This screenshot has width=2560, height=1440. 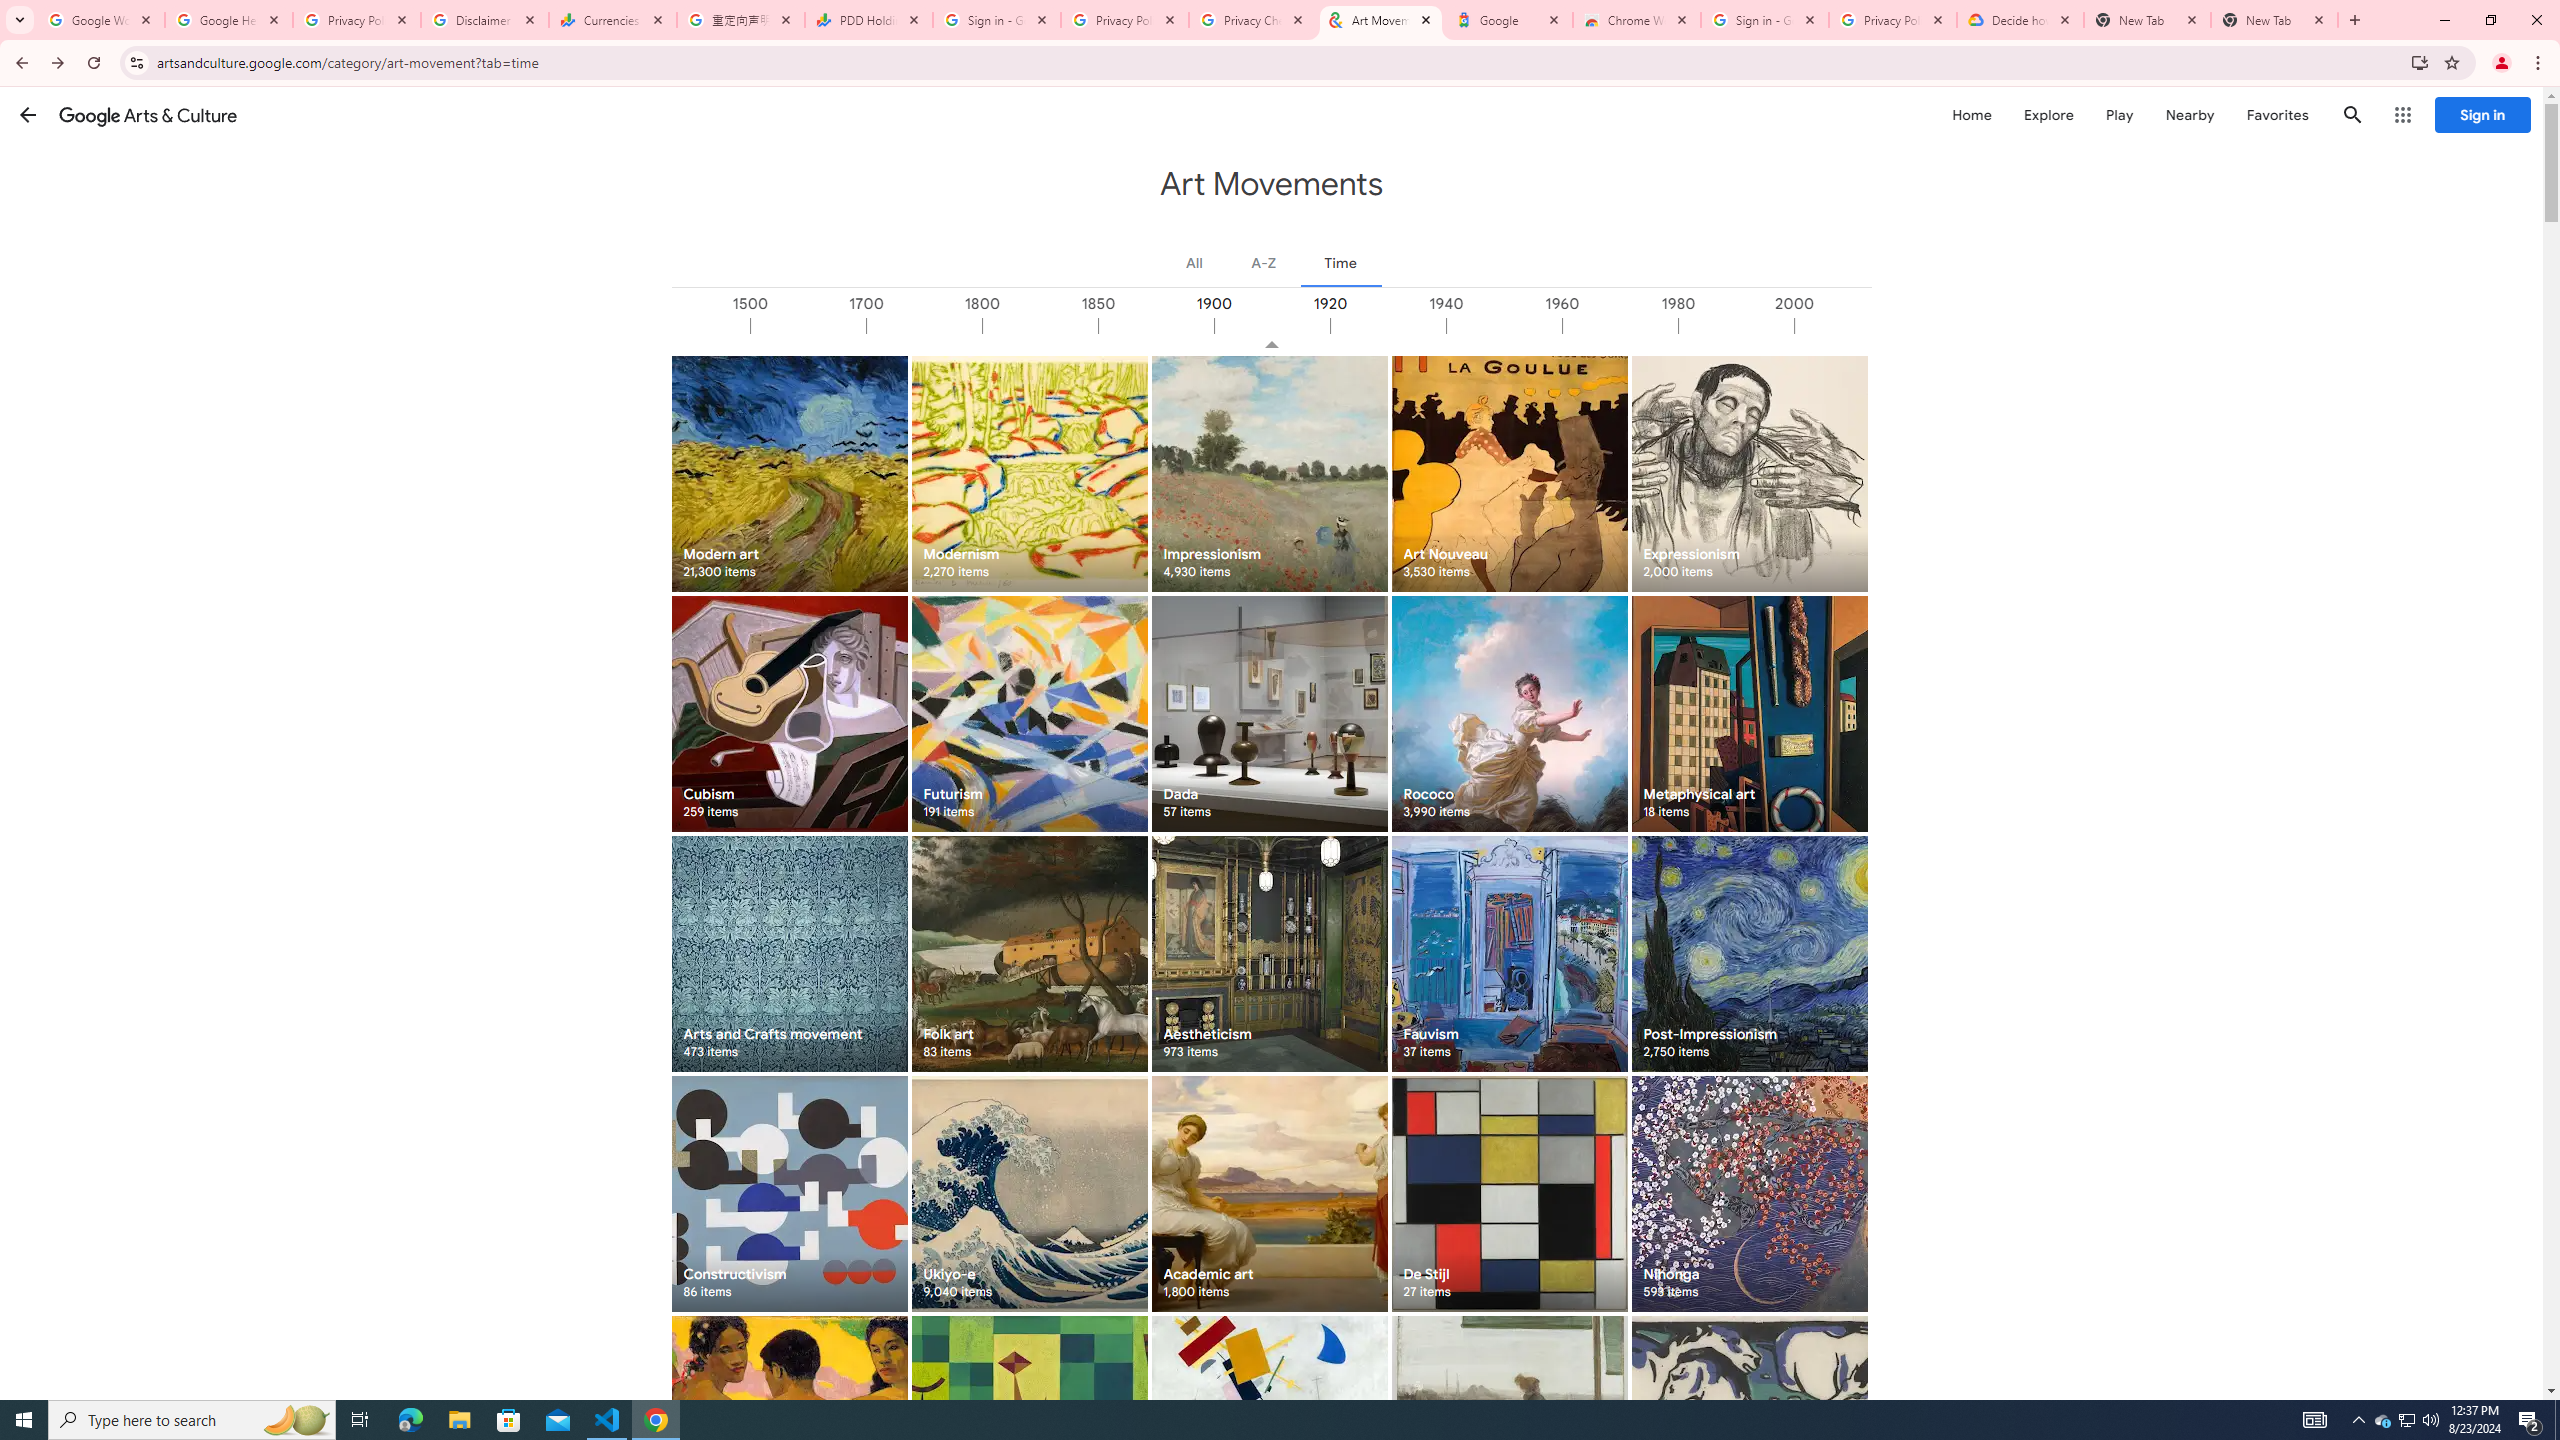 What do you see at coordinates (2420, 61) in the screenshot?
I see `'Install Google Arts & Culture'` at bounding box center [2420, 61].